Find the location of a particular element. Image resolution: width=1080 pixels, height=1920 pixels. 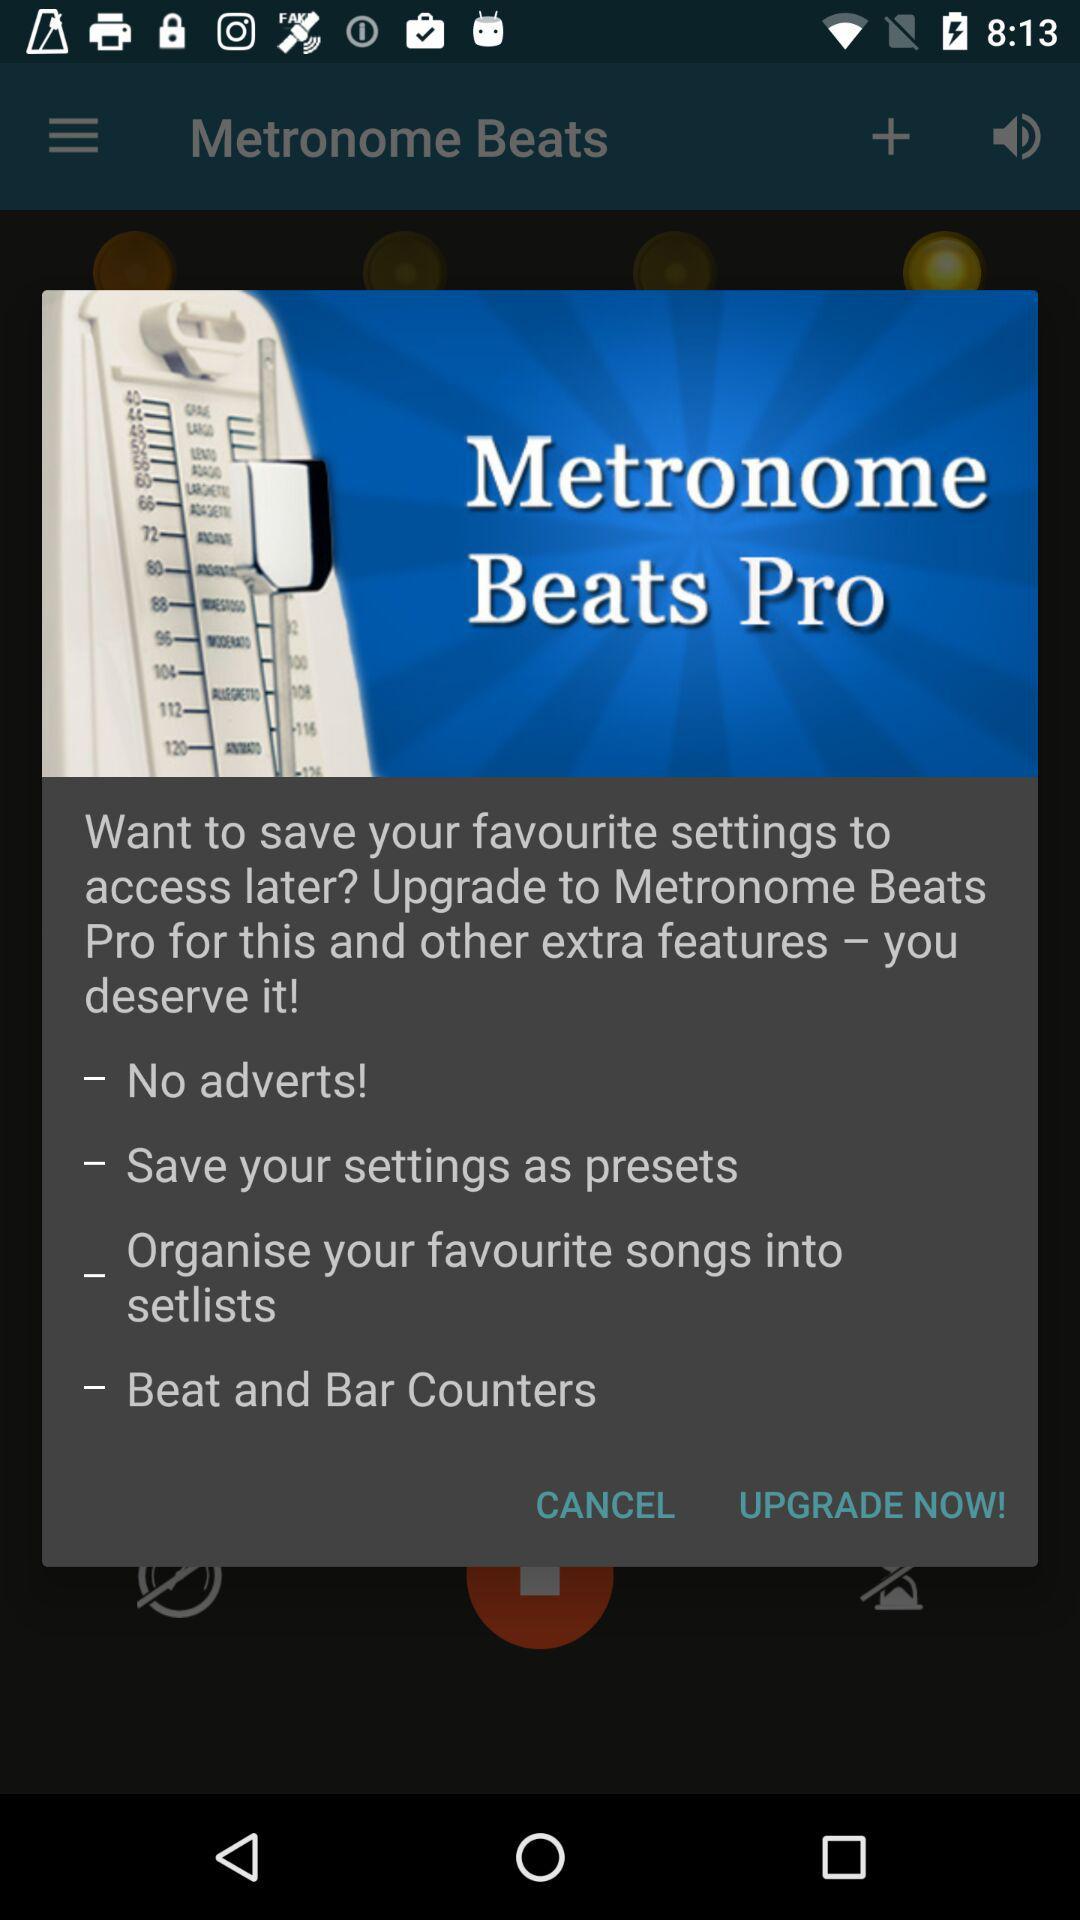

cancel icon is located at coordinates (604, 1503).